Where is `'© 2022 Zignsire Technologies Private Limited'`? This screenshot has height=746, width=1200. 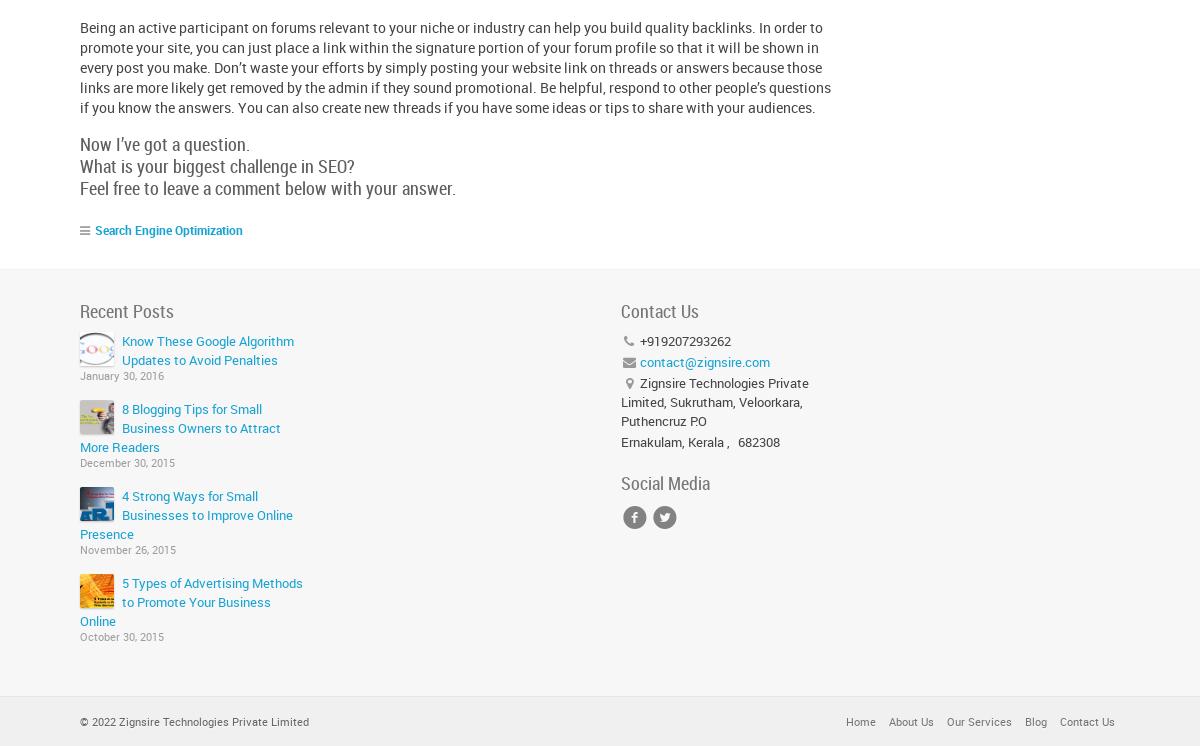 '© 2022 Zignsire Technologies Private Limited' is located at coordinates (193, 720).